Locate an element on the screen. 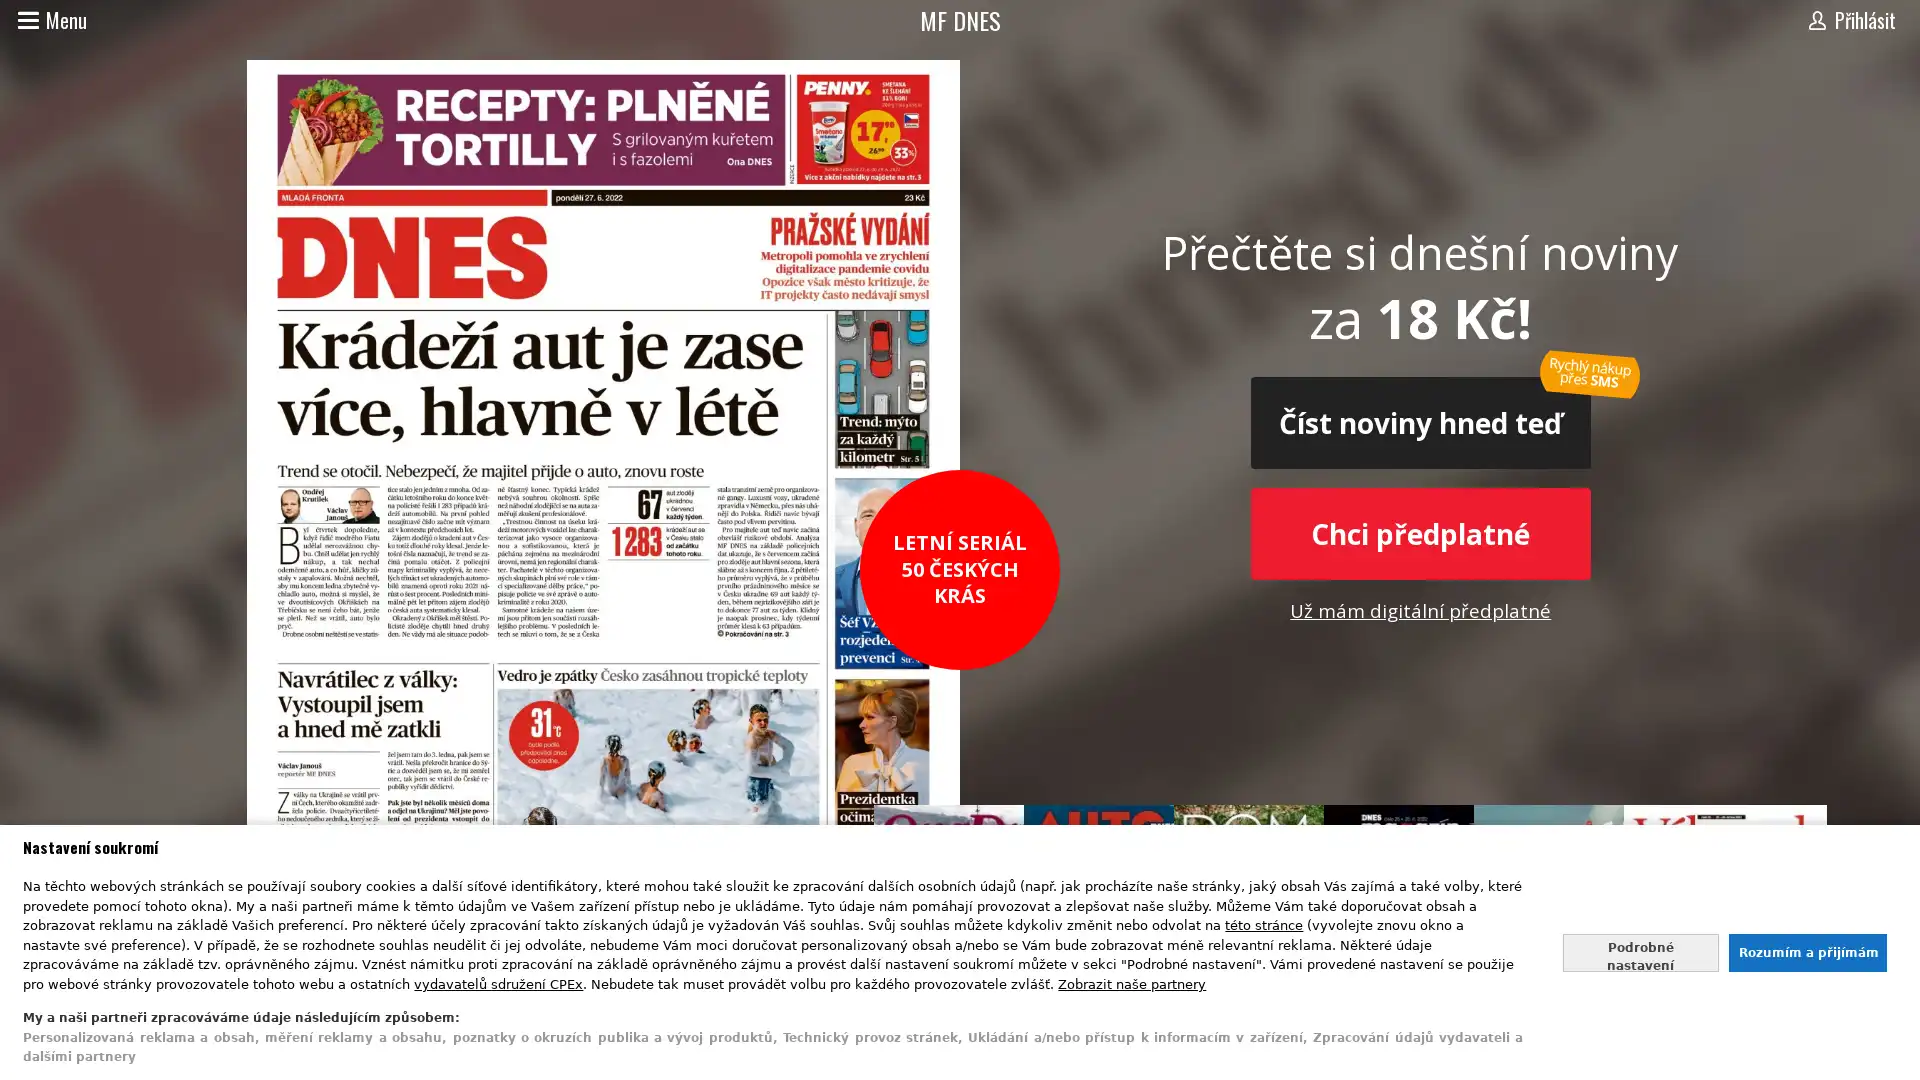 This screenshot has width=1920, height=1080. Zobrazit nase partnery is located at coordinates (1132, 982).